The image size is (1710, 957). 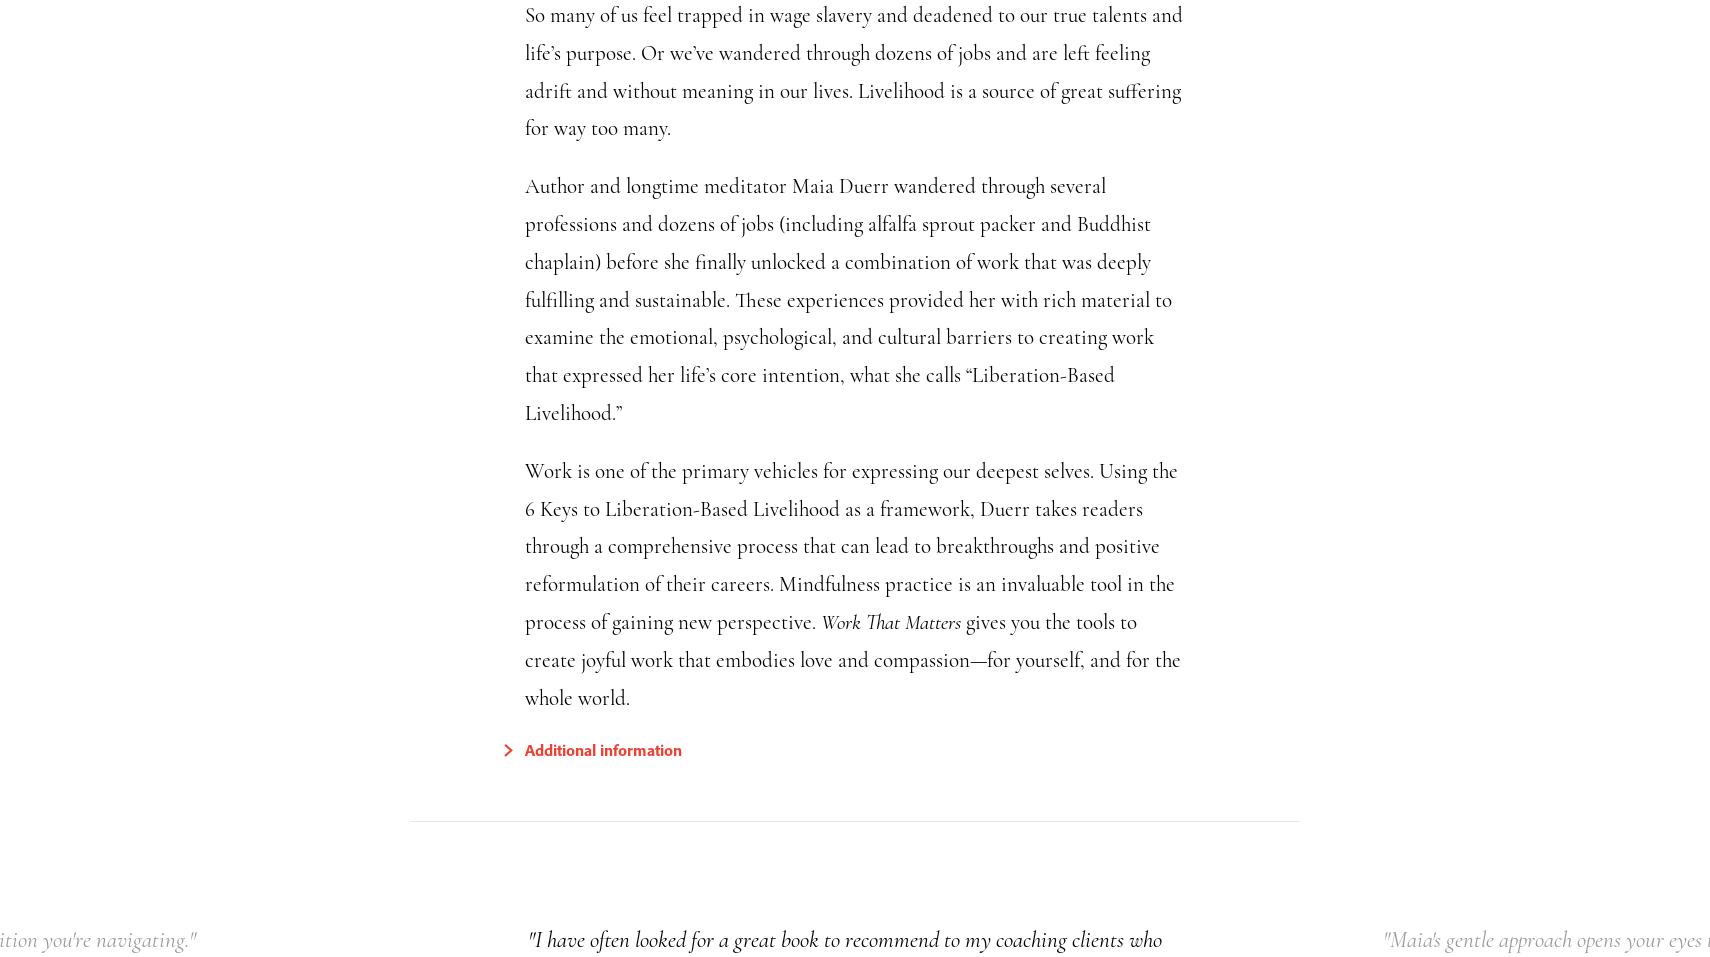 I want to click on 'Publicity and Media Enquiries', so click(x=684, y=915).